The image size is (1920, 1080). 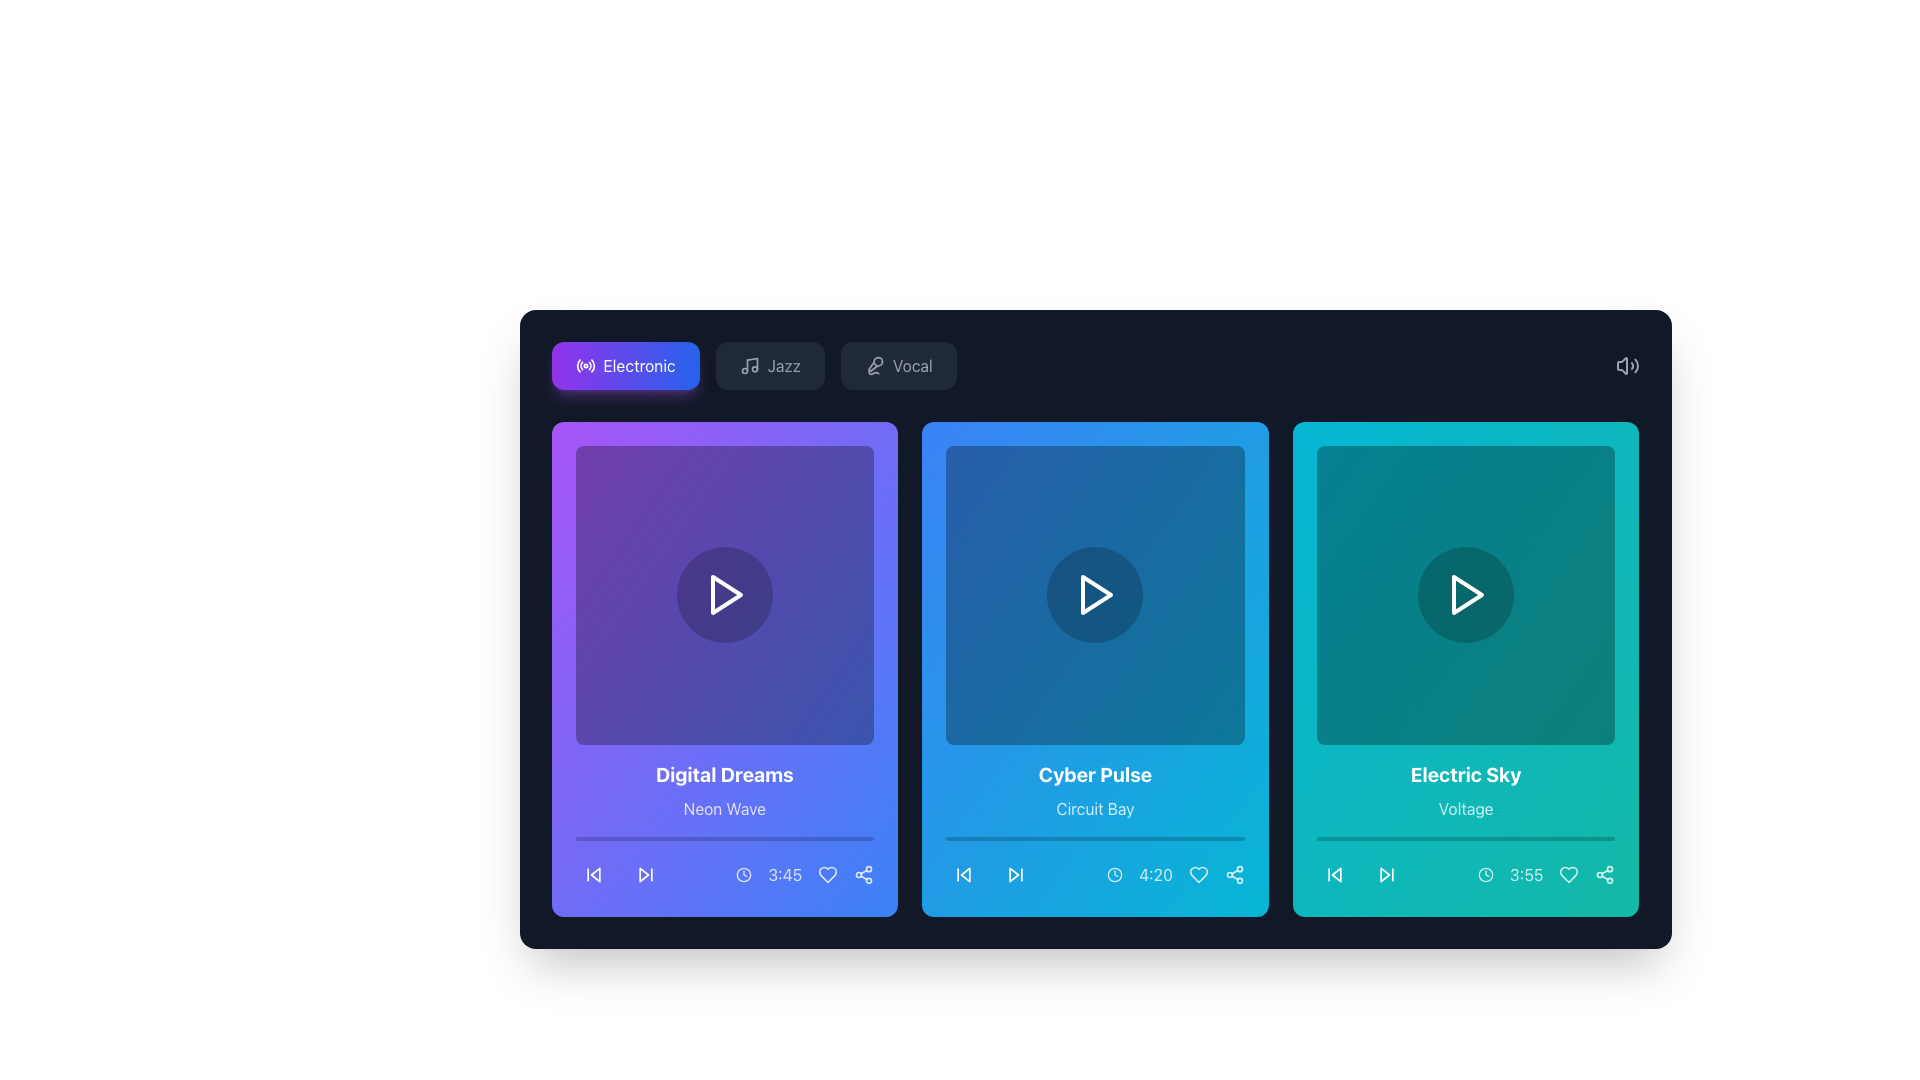 What do you see at coordinates (1094, 838) in the screenshot?
I see `the progress bar located directly below the 'Circuit Bay' text within the 'Cyber Pulse' card, which is the middle card in the row of three cards` at bounding box center [1094, 838].